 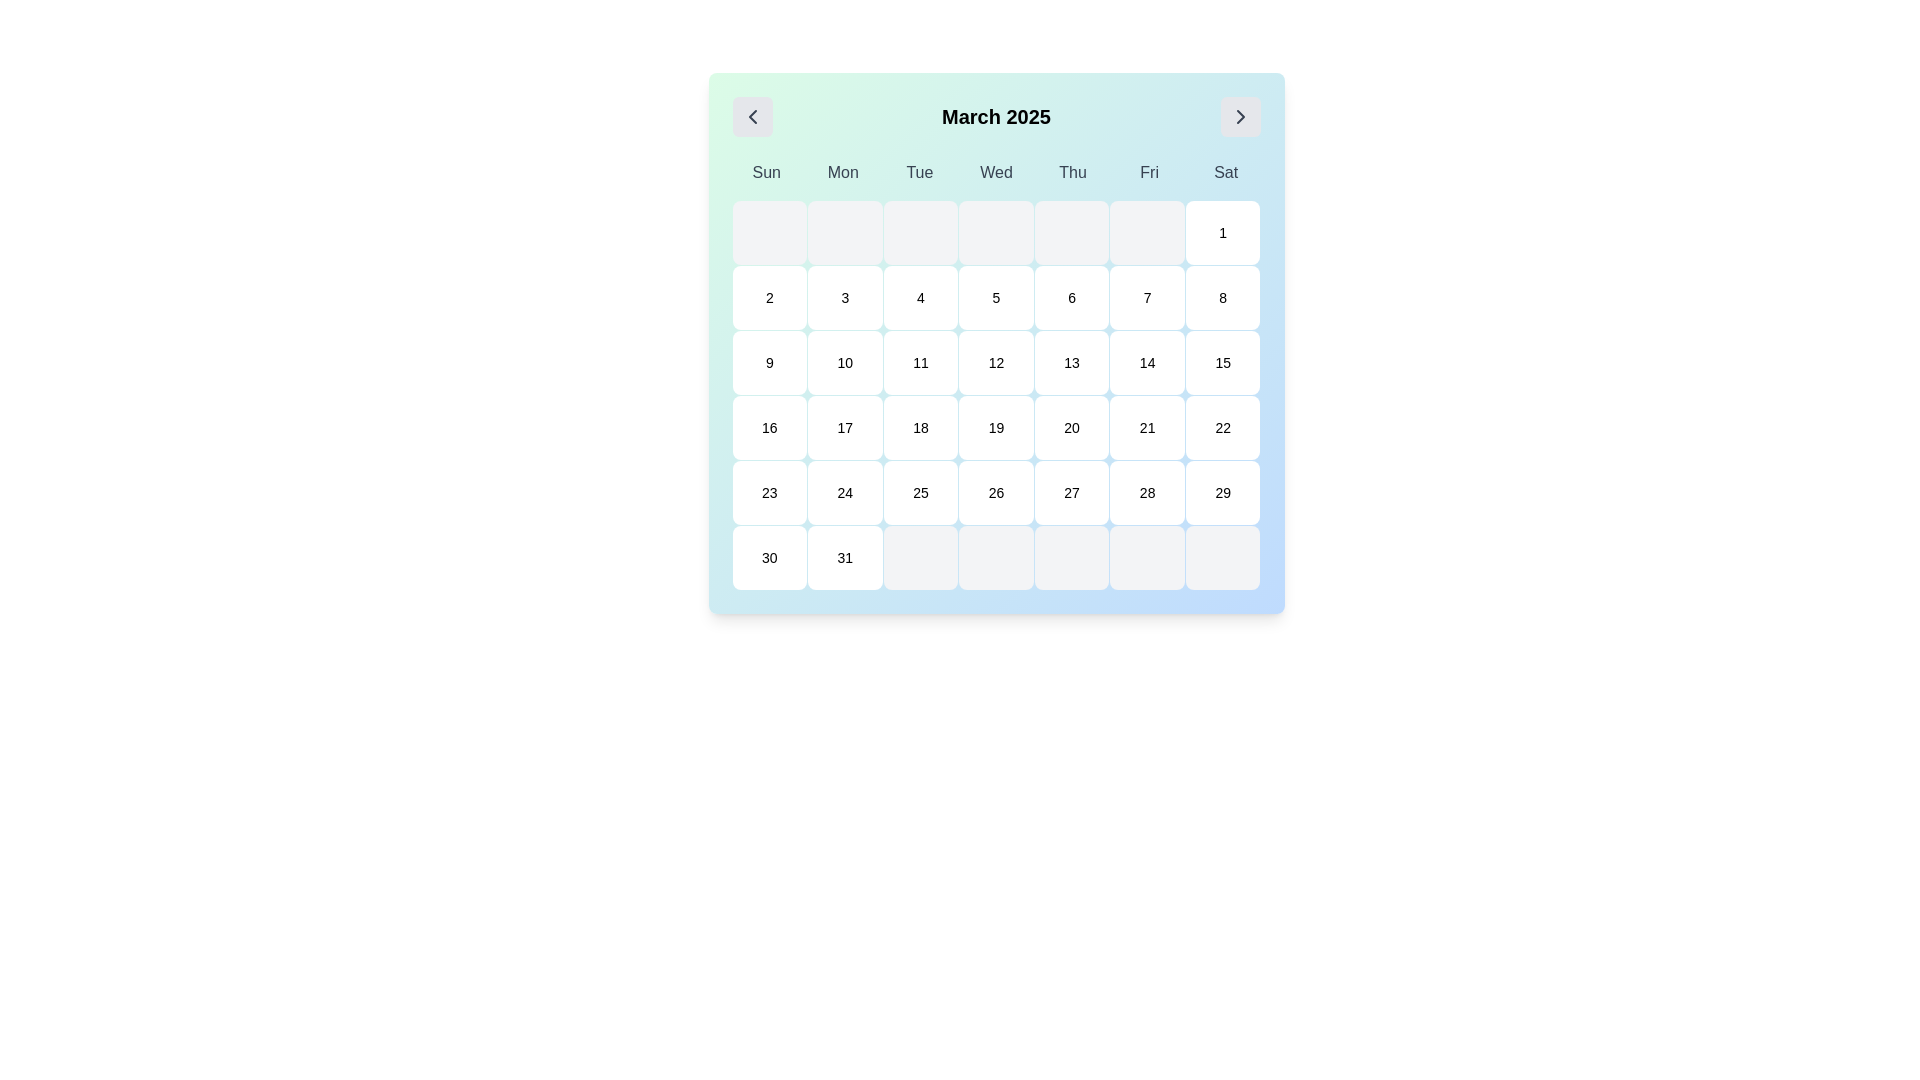 I want to click on the button representing the 21st day of the current month on the calendar interface, so click(x=1147, y=427).